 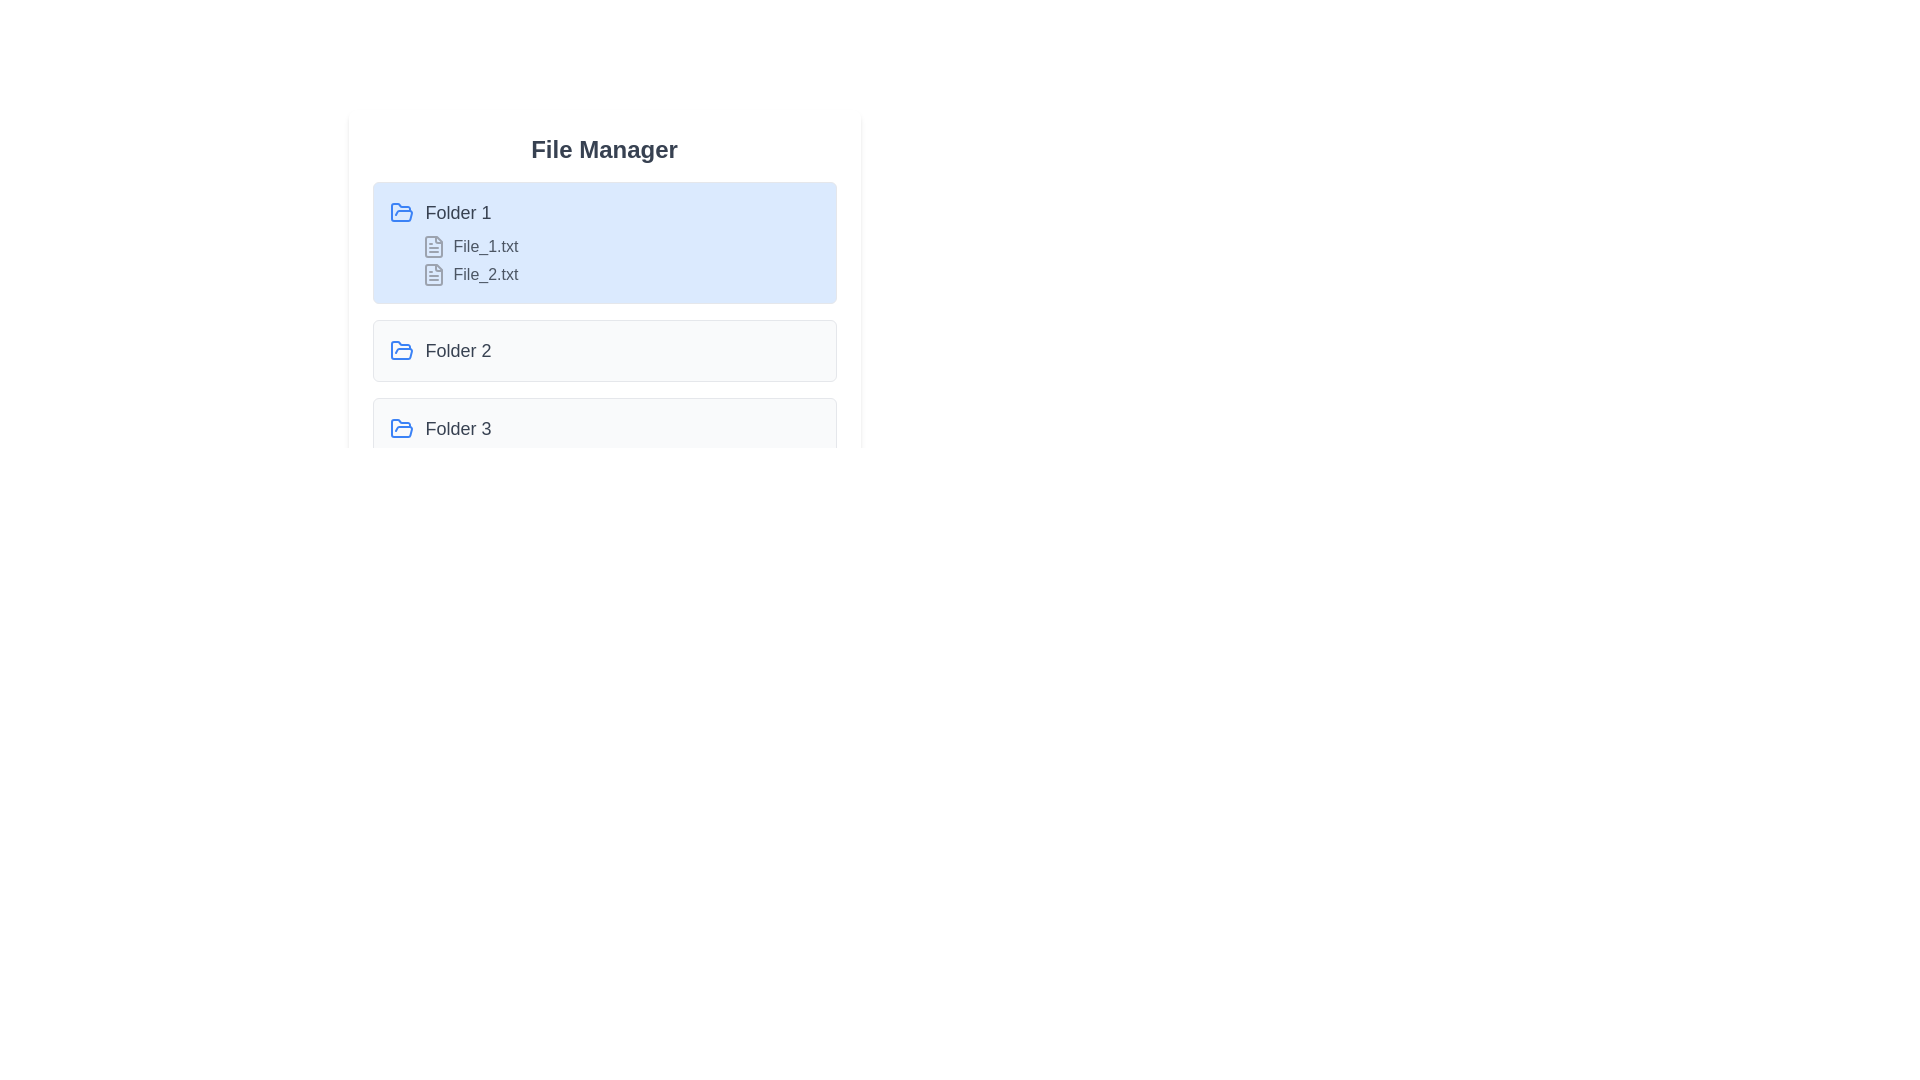 I want to click on the text label that describes the second folder in the list, positioned to the right of the folder icon, so click(x=457, y=350).